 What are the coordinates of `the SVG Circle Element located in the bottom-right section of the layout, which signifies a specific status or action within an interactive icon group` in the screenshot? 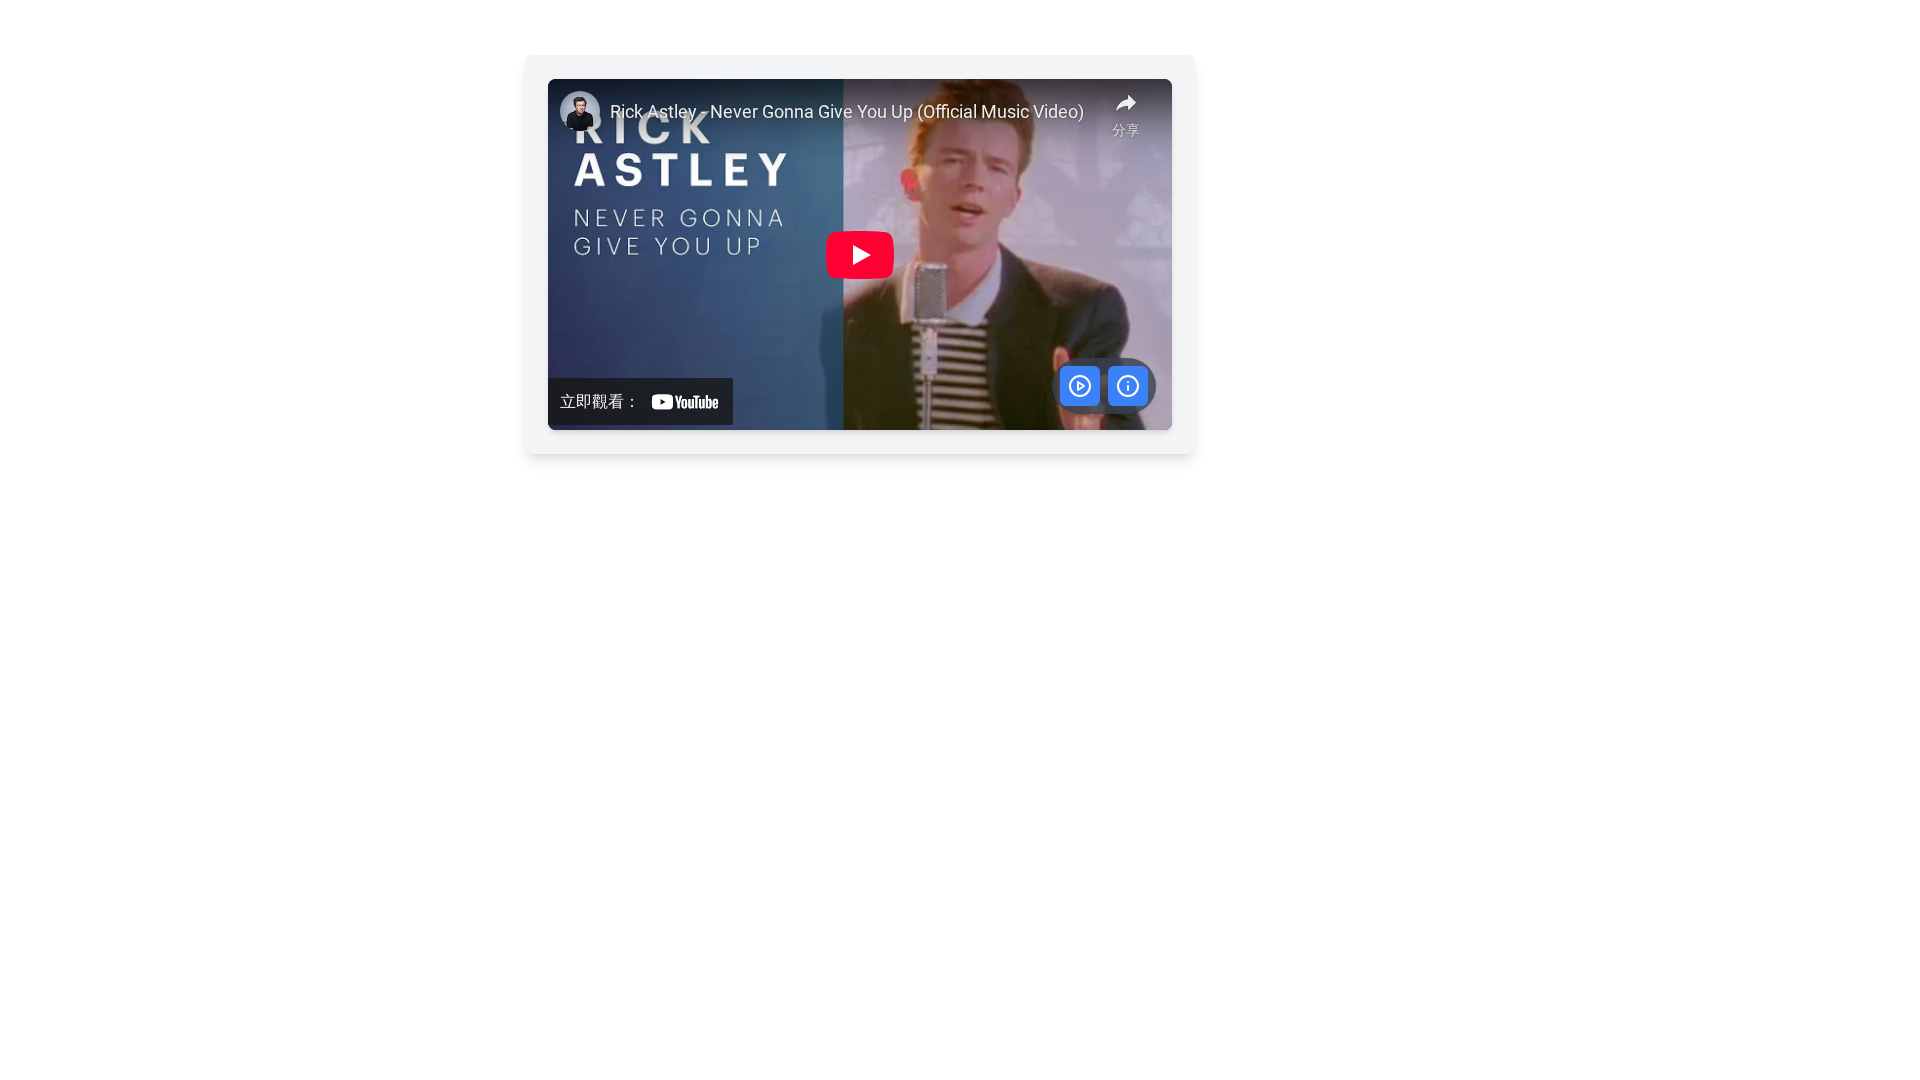 It's located at (1127, 385).